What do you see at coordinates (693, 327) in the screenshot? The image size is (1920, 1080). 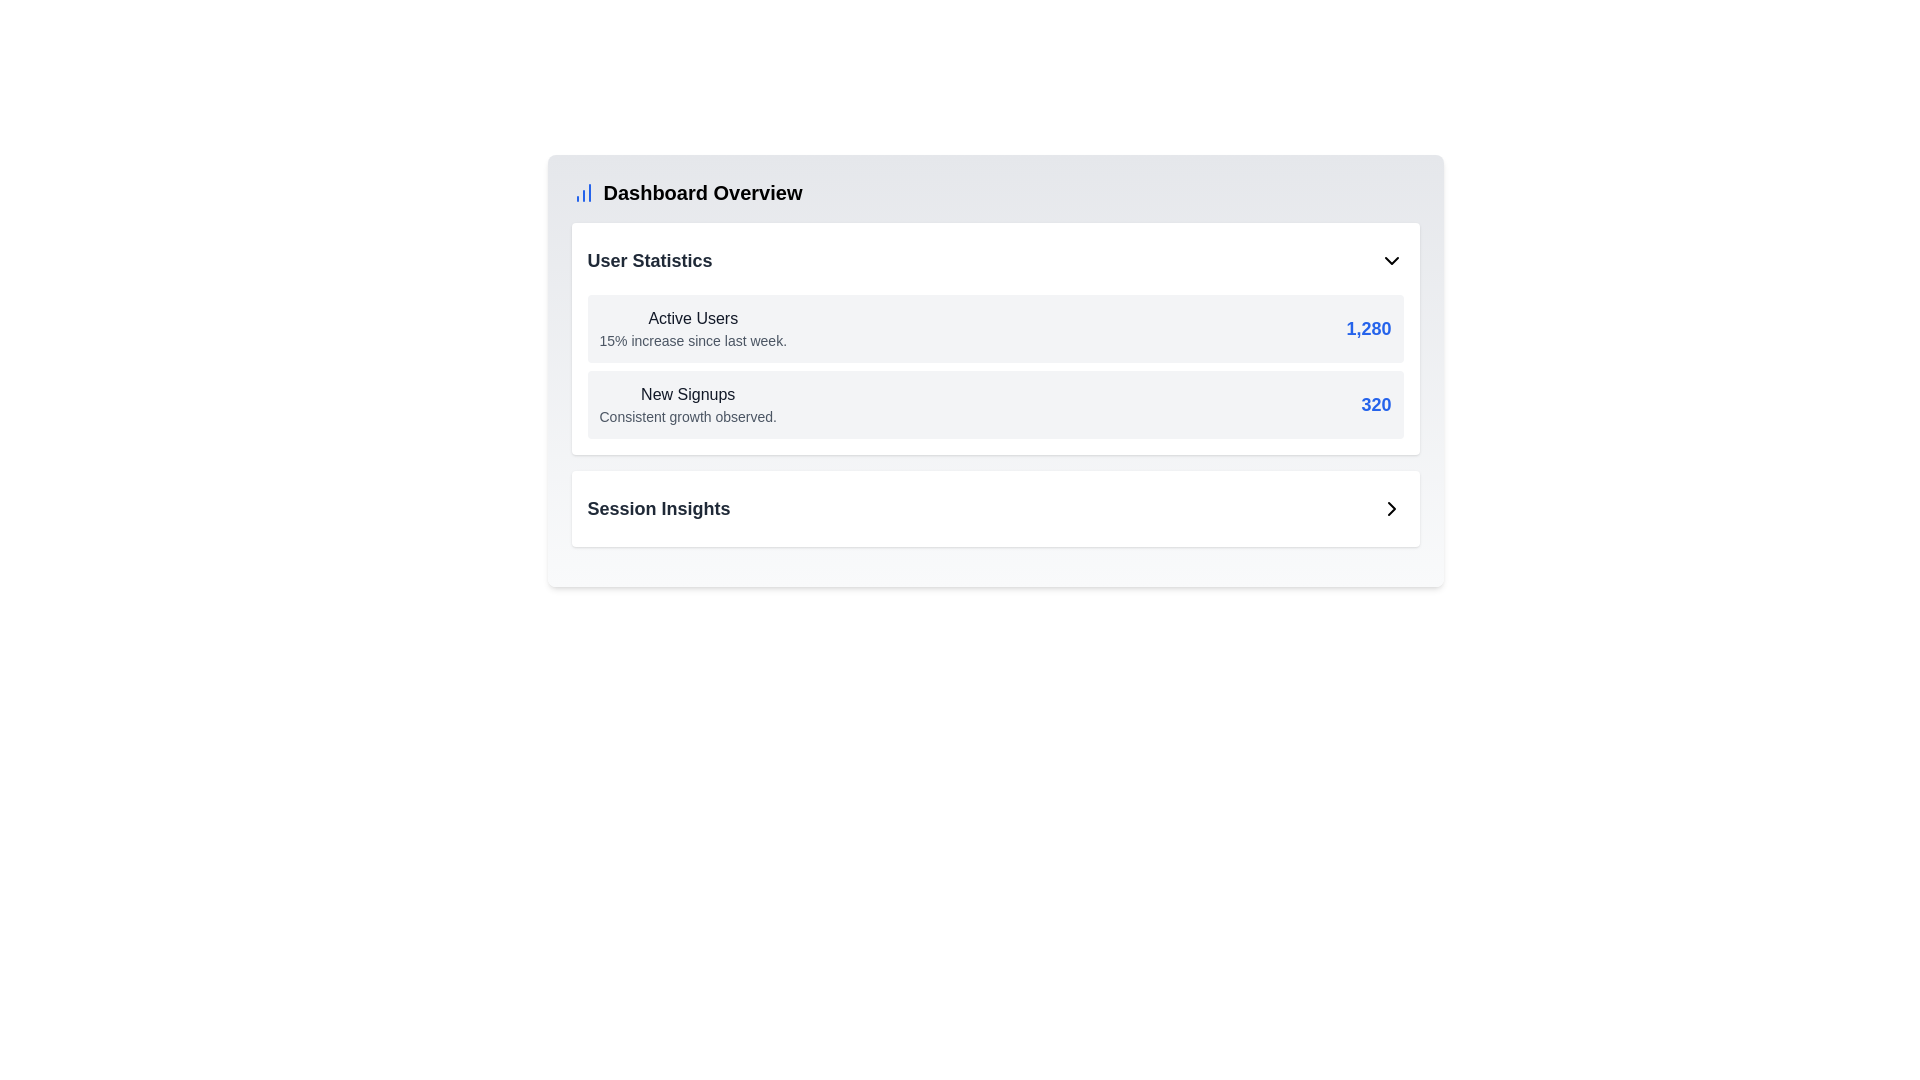 I see `the text block displaying 'Active Users' with the subtitle '15% increase since last week.' located in the top left portion of the dashboard interface` at bounding box center [693, 327].